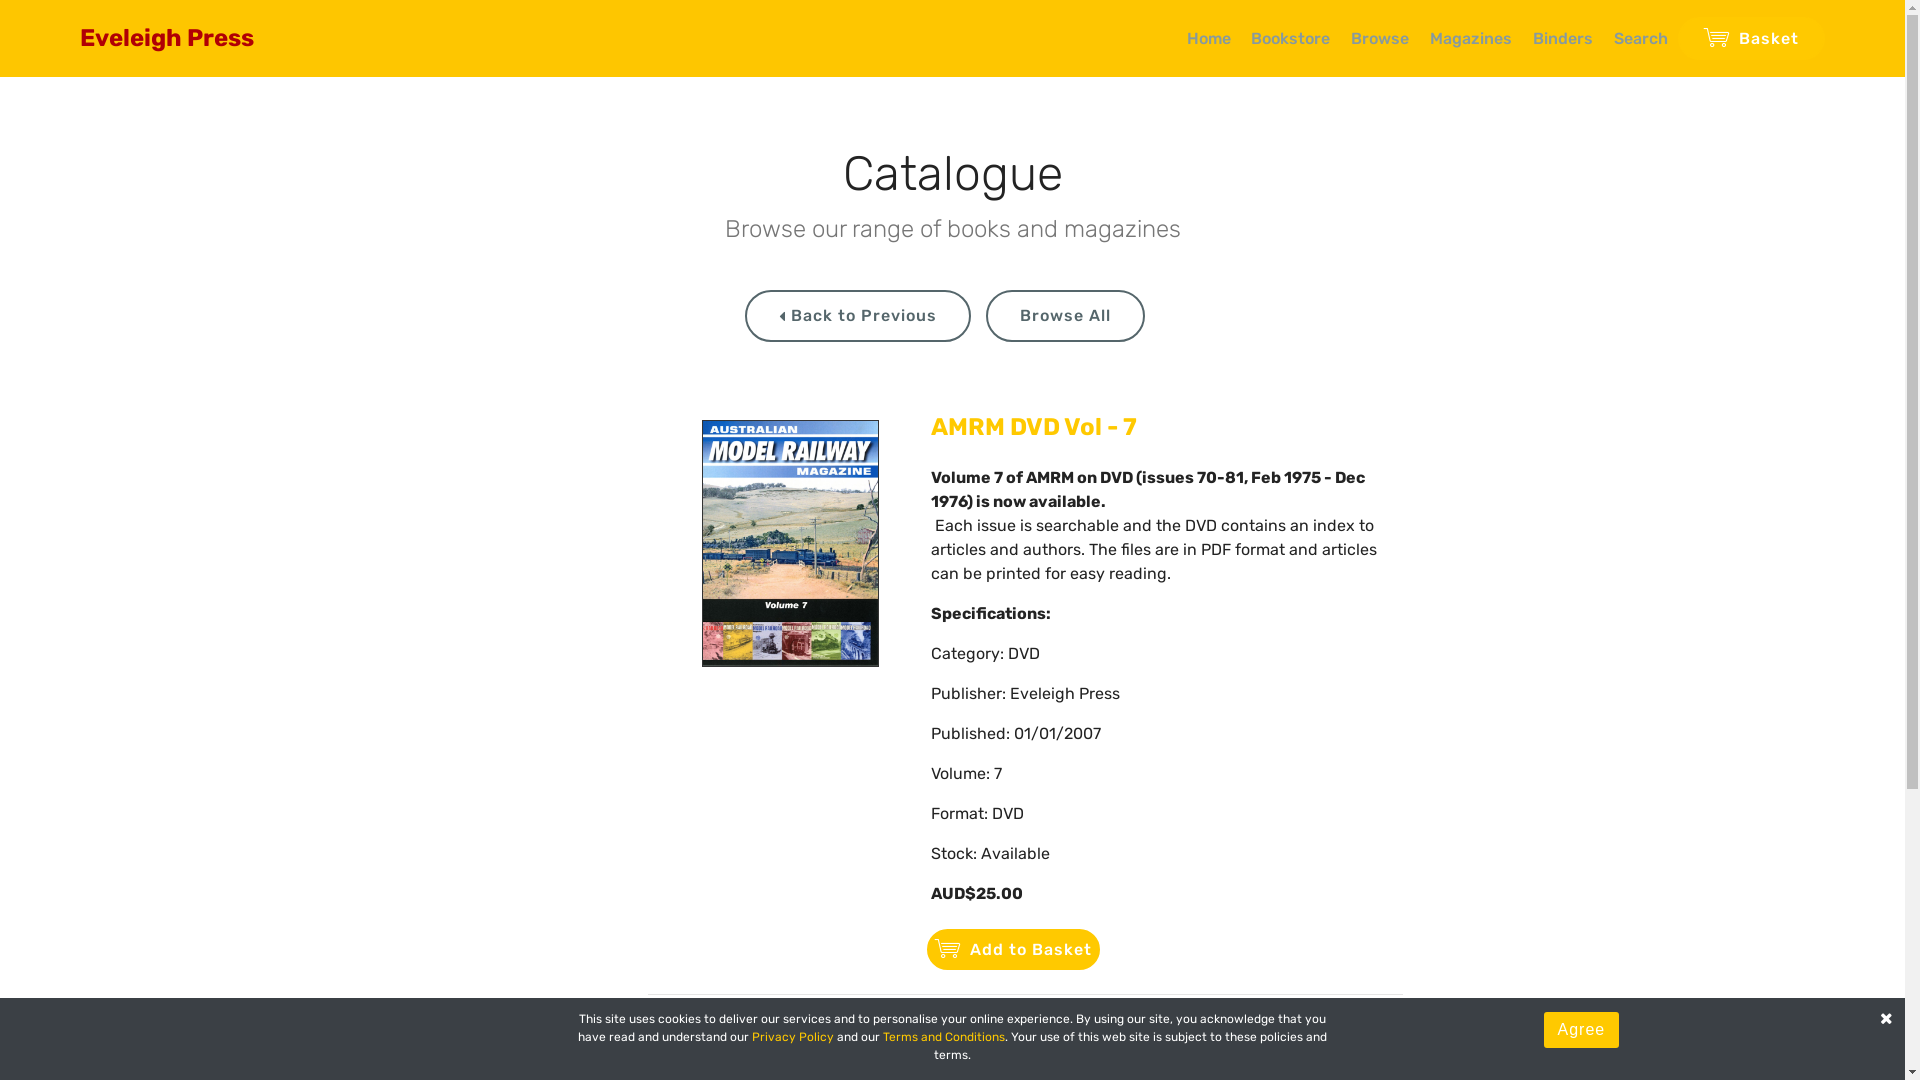 The width and height of the screenshot is (1920, 1080). Describe the element at coordinates (789, 543) in the screenshot. I see `'Product image'` at that location.